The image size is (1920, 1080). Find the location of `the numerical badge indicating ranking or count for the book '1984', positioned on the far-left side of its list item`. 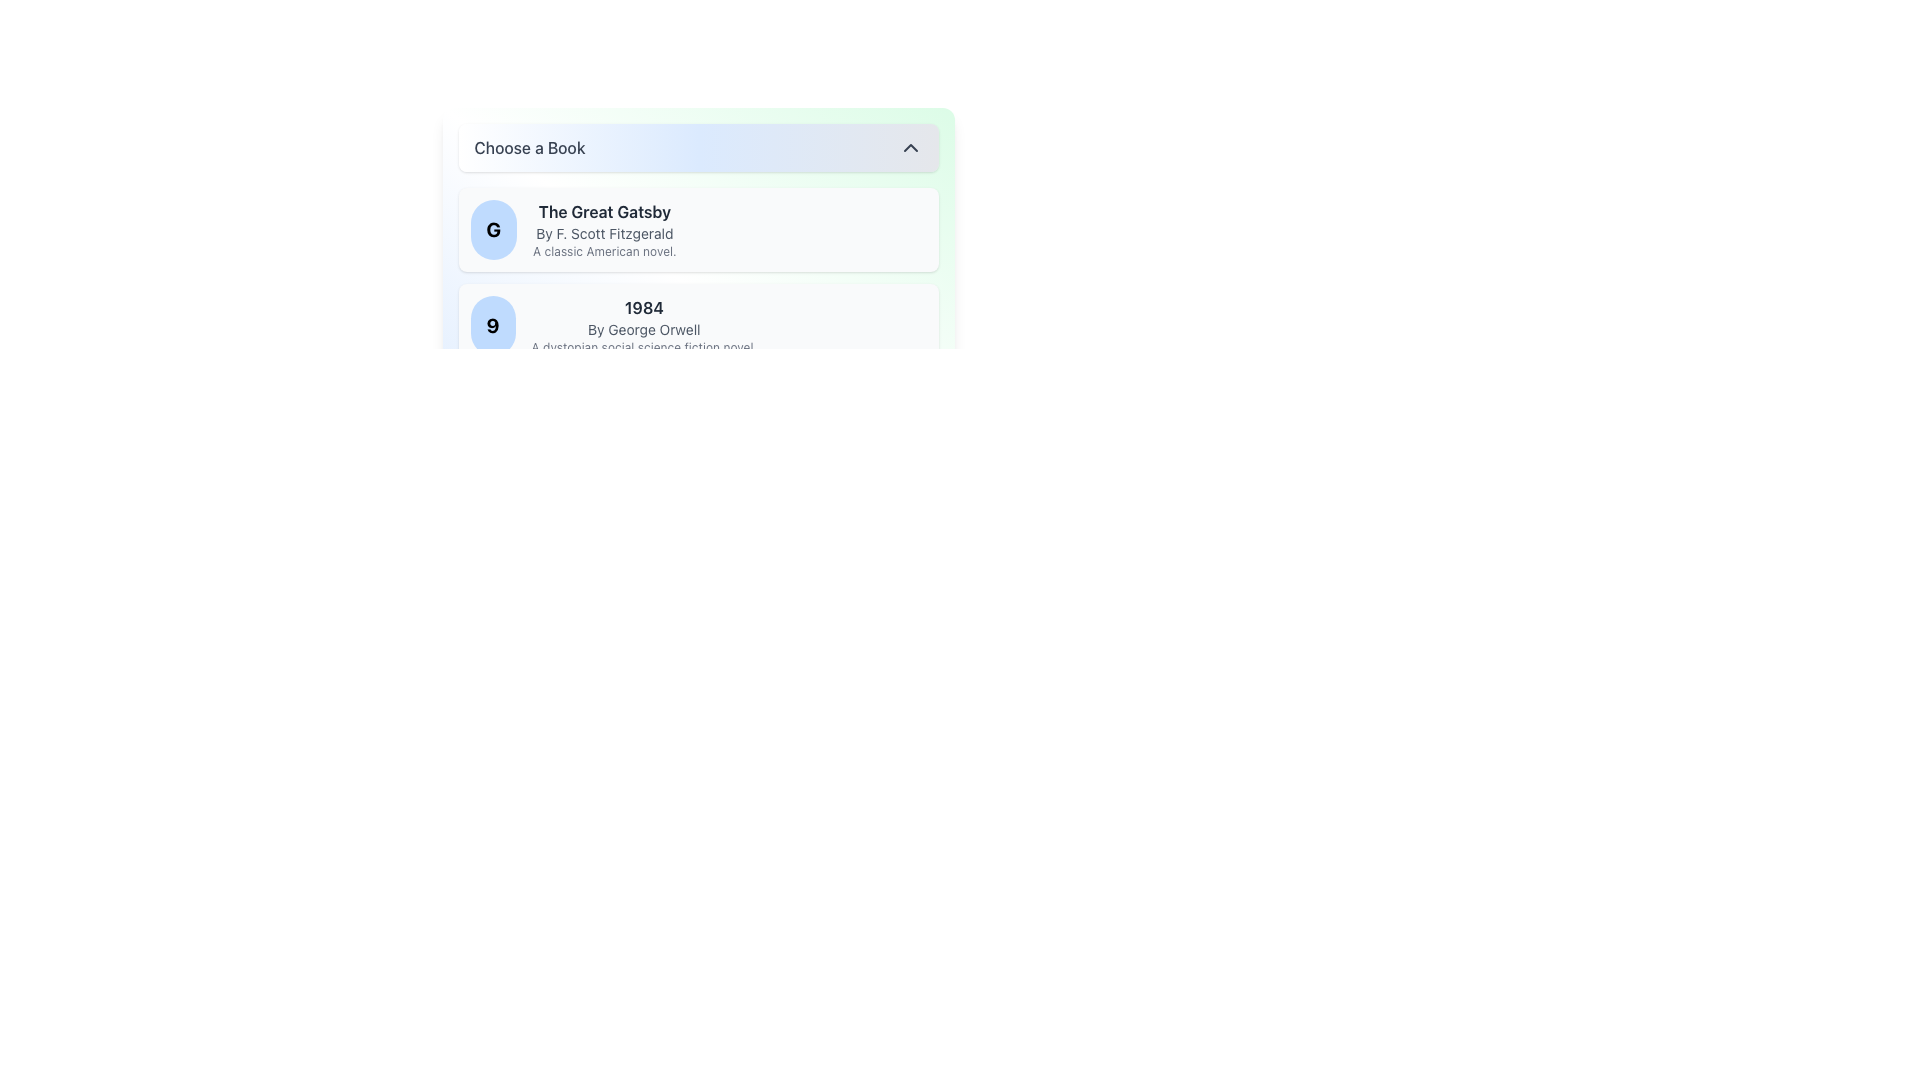

the numerical badge indicating ranking or count for the book '1984', positioned on the far-left side of its list item is located at coordinates (493, 325).